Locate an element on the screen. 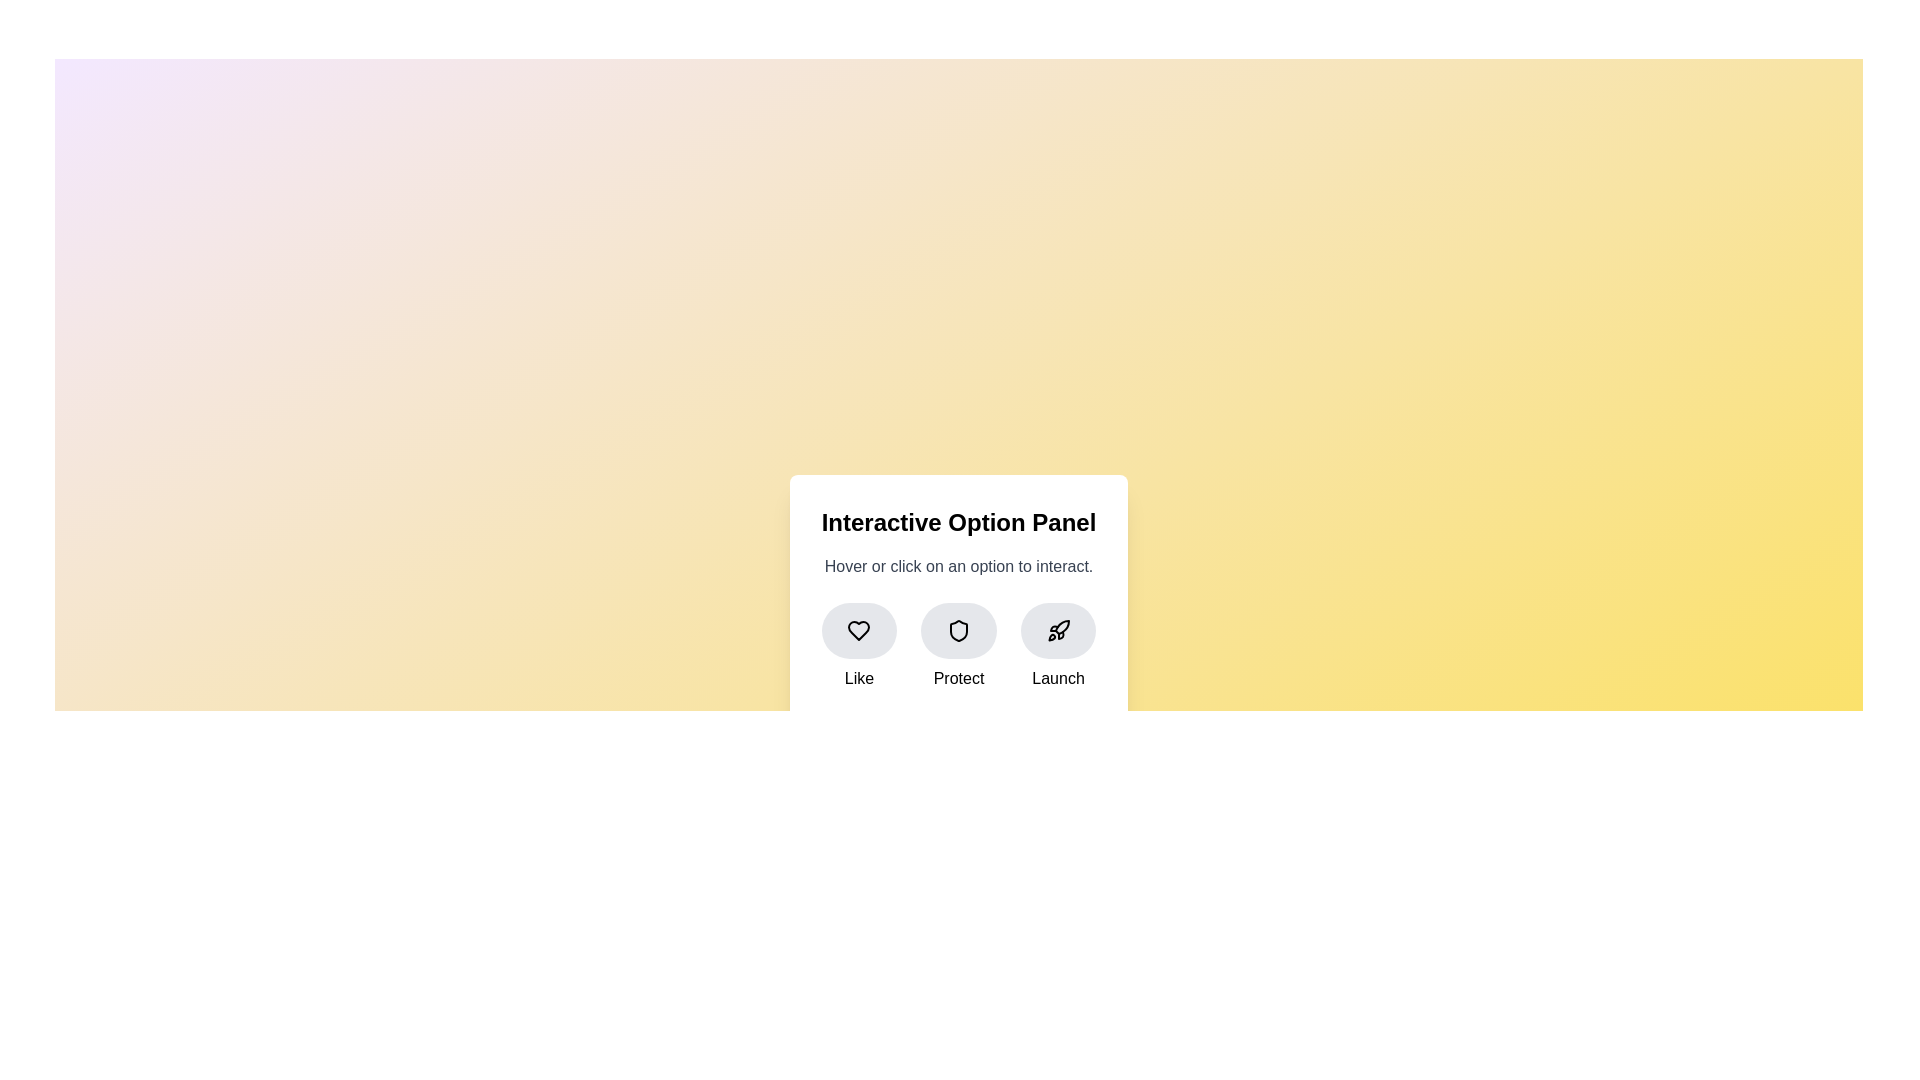 The height and width of the screenshot is (1080, 1920). the heart-shaped icon button outlined in black, which represents the 'like' action, located at the center of the interactive panel is located at coordinates (859, 631).